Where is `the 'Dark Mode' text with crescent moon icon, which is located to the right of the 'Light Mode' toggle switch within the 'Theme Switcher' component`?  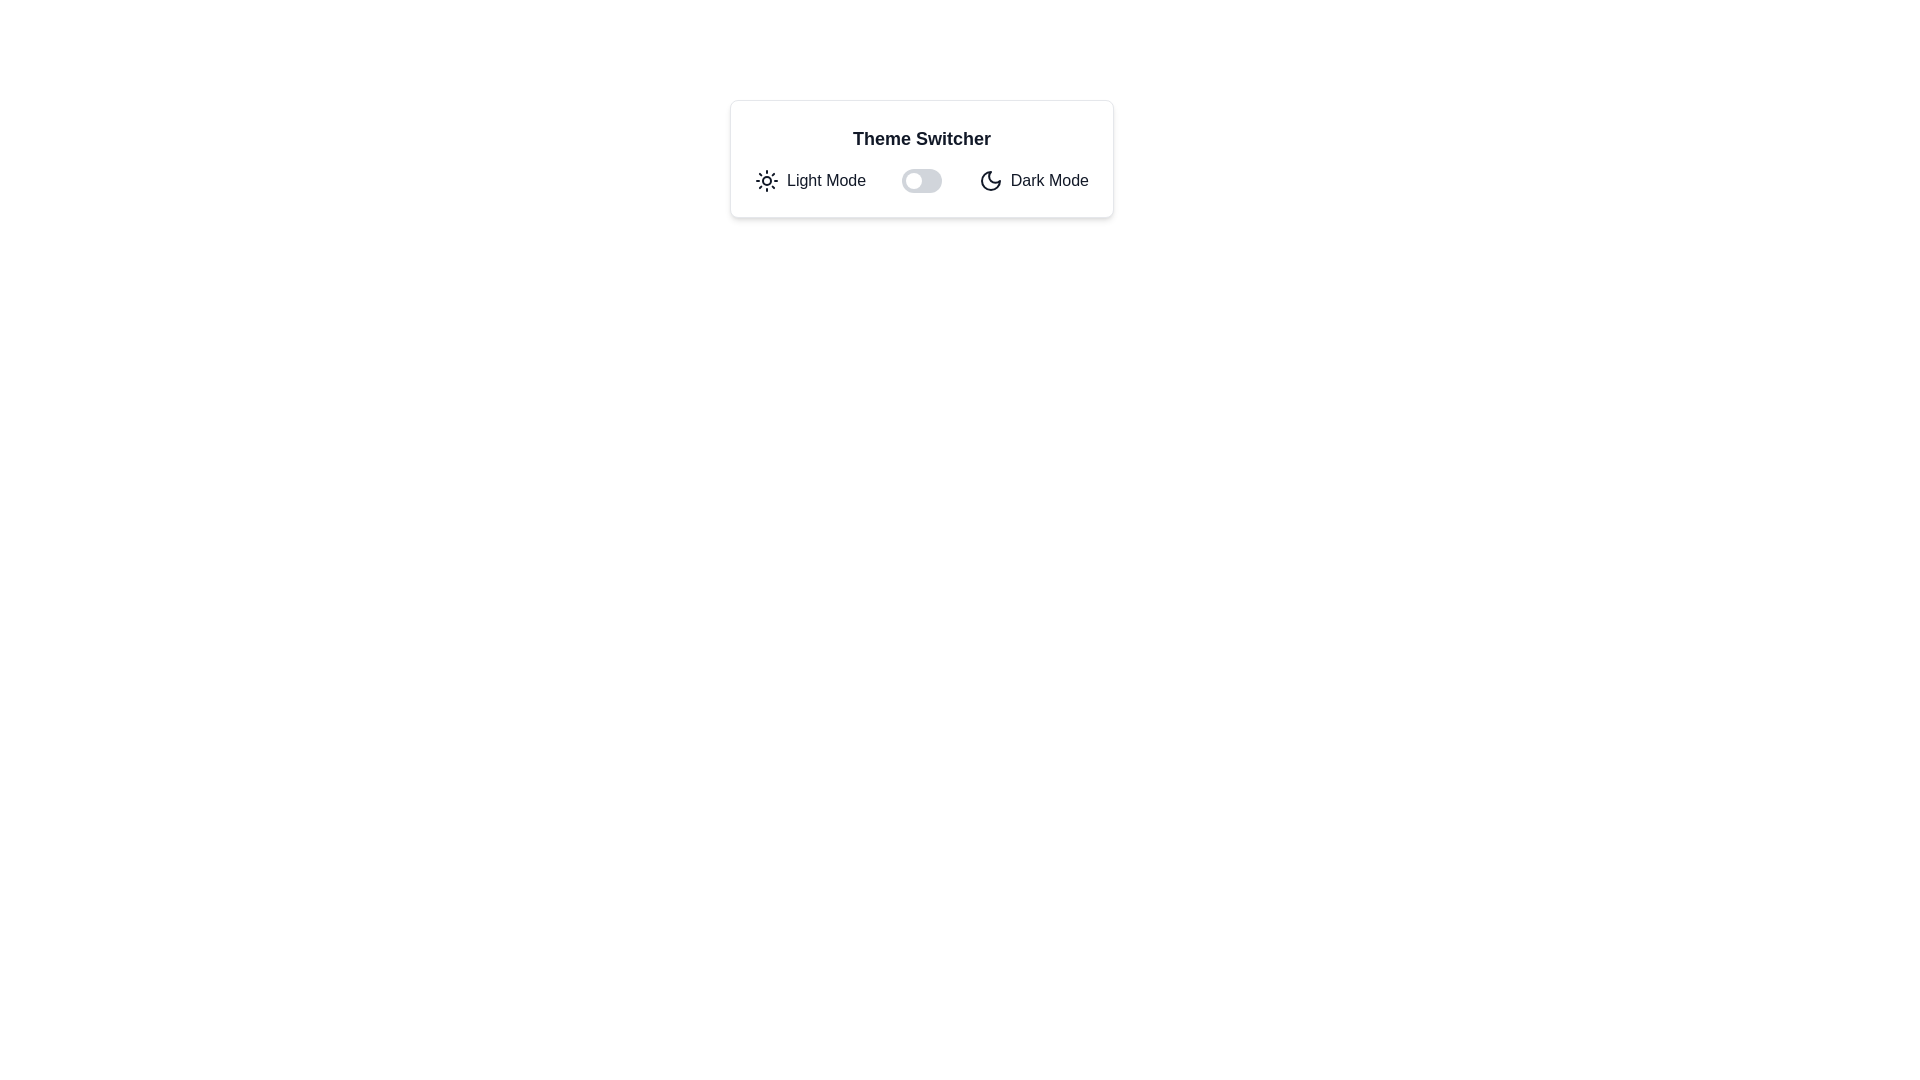 the 'Dark Mode' text with crescent moon icon, which is located to the right of the 'Light Mode' toggle switch within the 'Theme Switcher' component is located at coordinates (1033, 181).